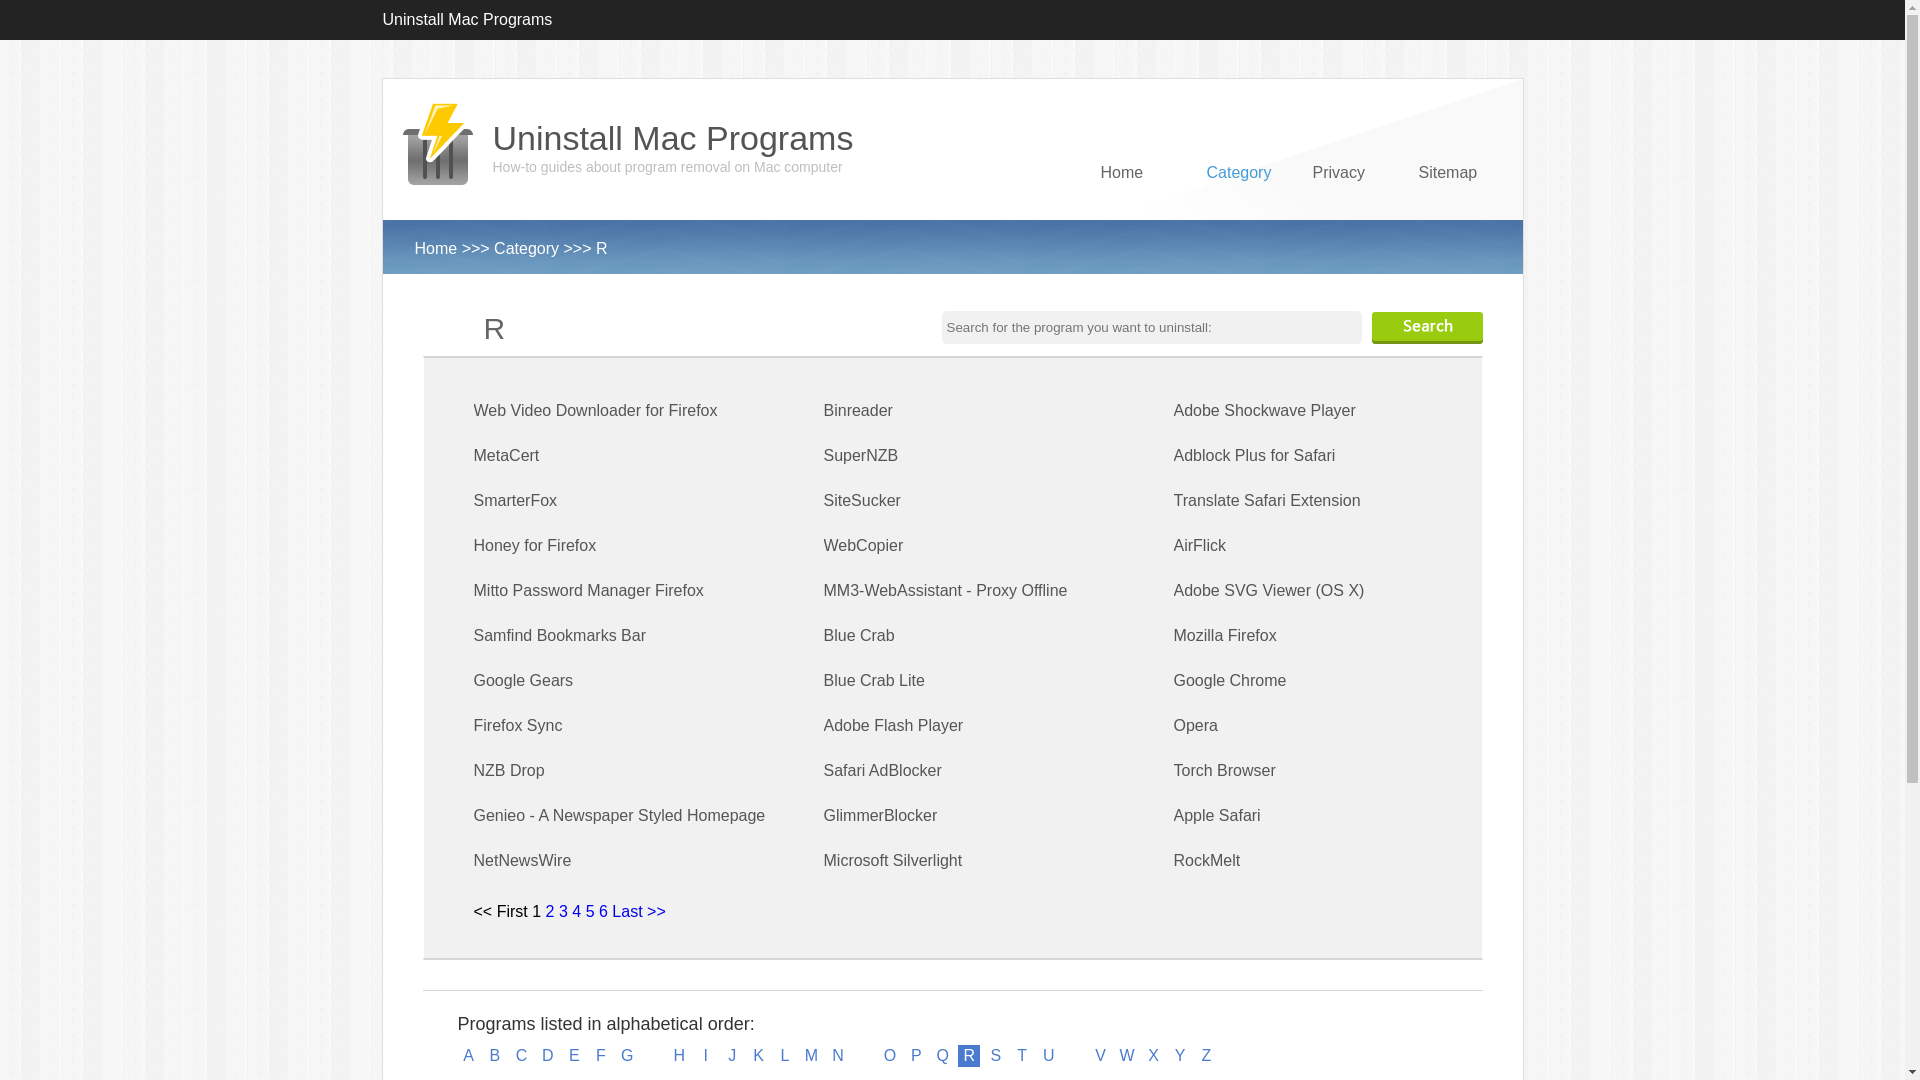  I want to click on 'P', so click(915, 1055).